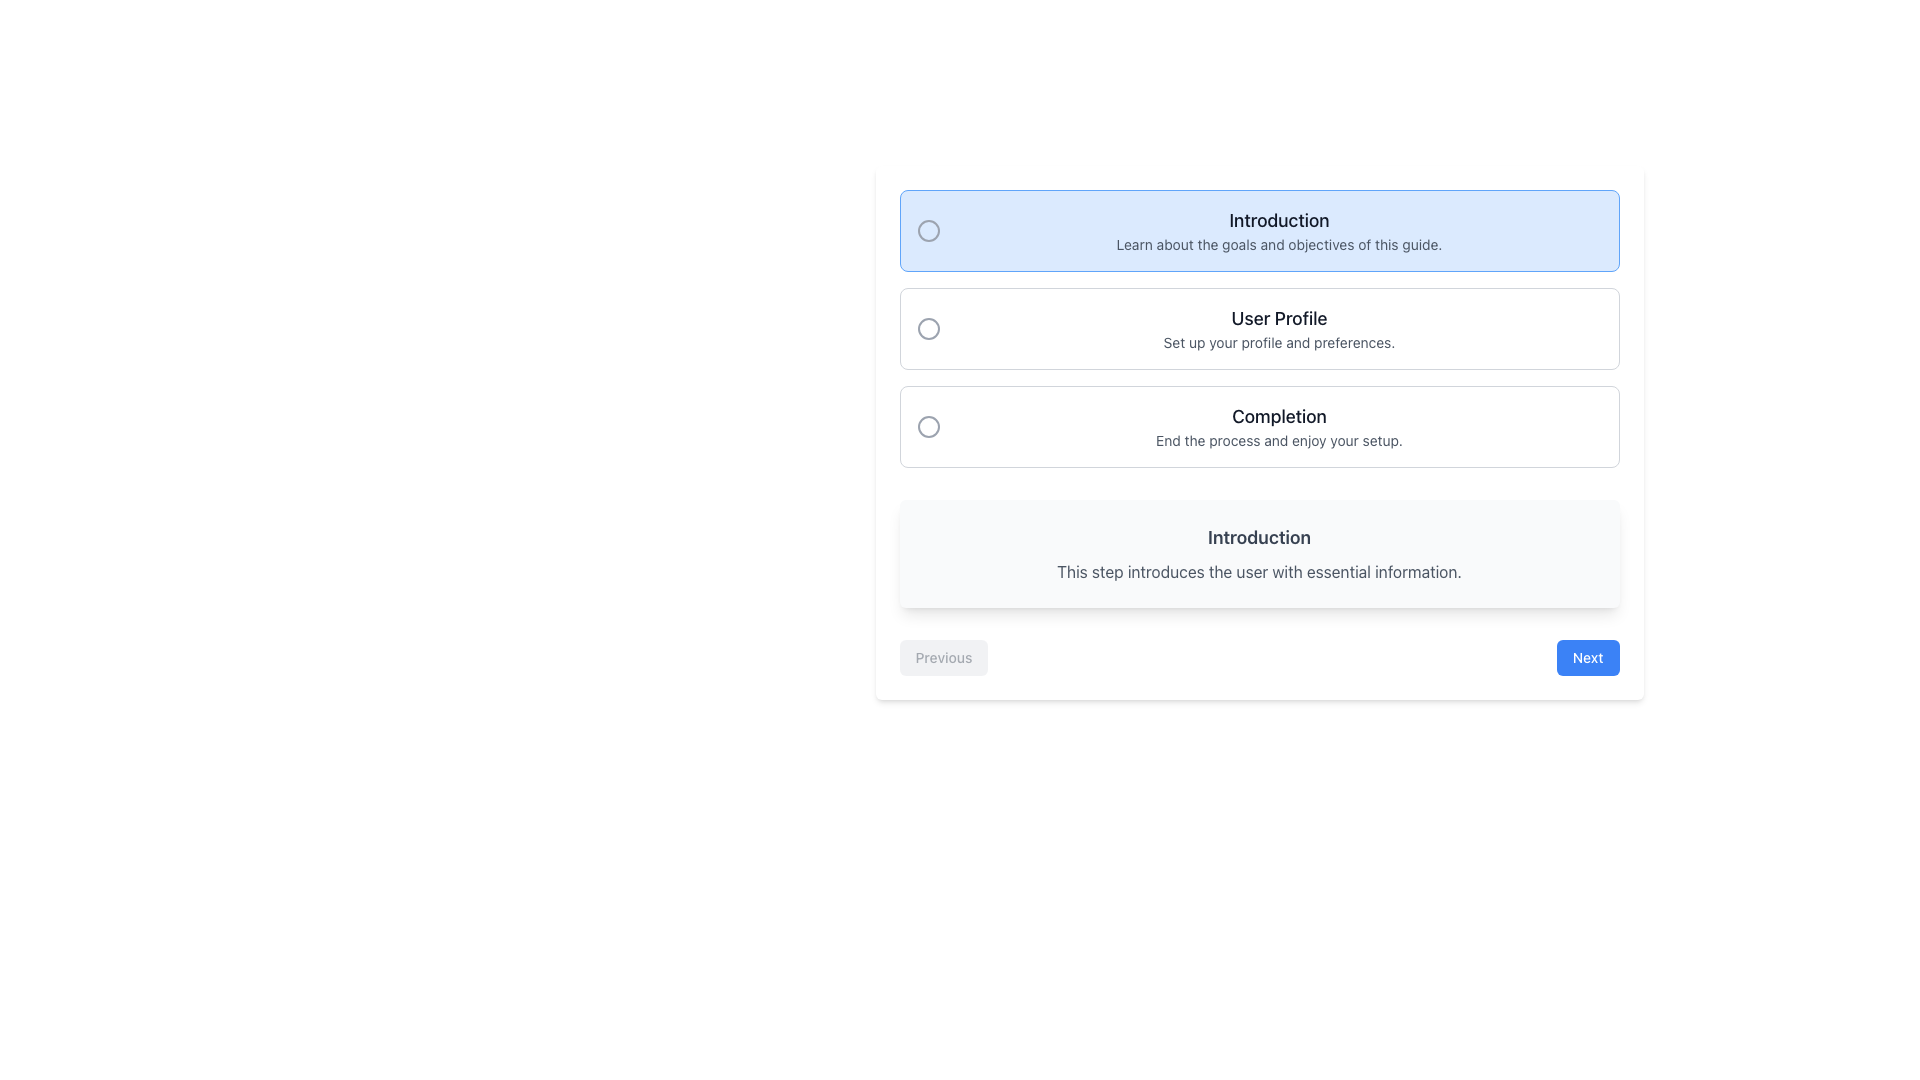 The height and width of the screenshot is (1080, 1920). Describe the element at coordinates (1278, 426) in the screenshot. I see `the static text label displaying 'Completion', which is the third row element in the vertically-stacked selection menu, positioned between 'User Profile' and 'Introduction'` at that location.